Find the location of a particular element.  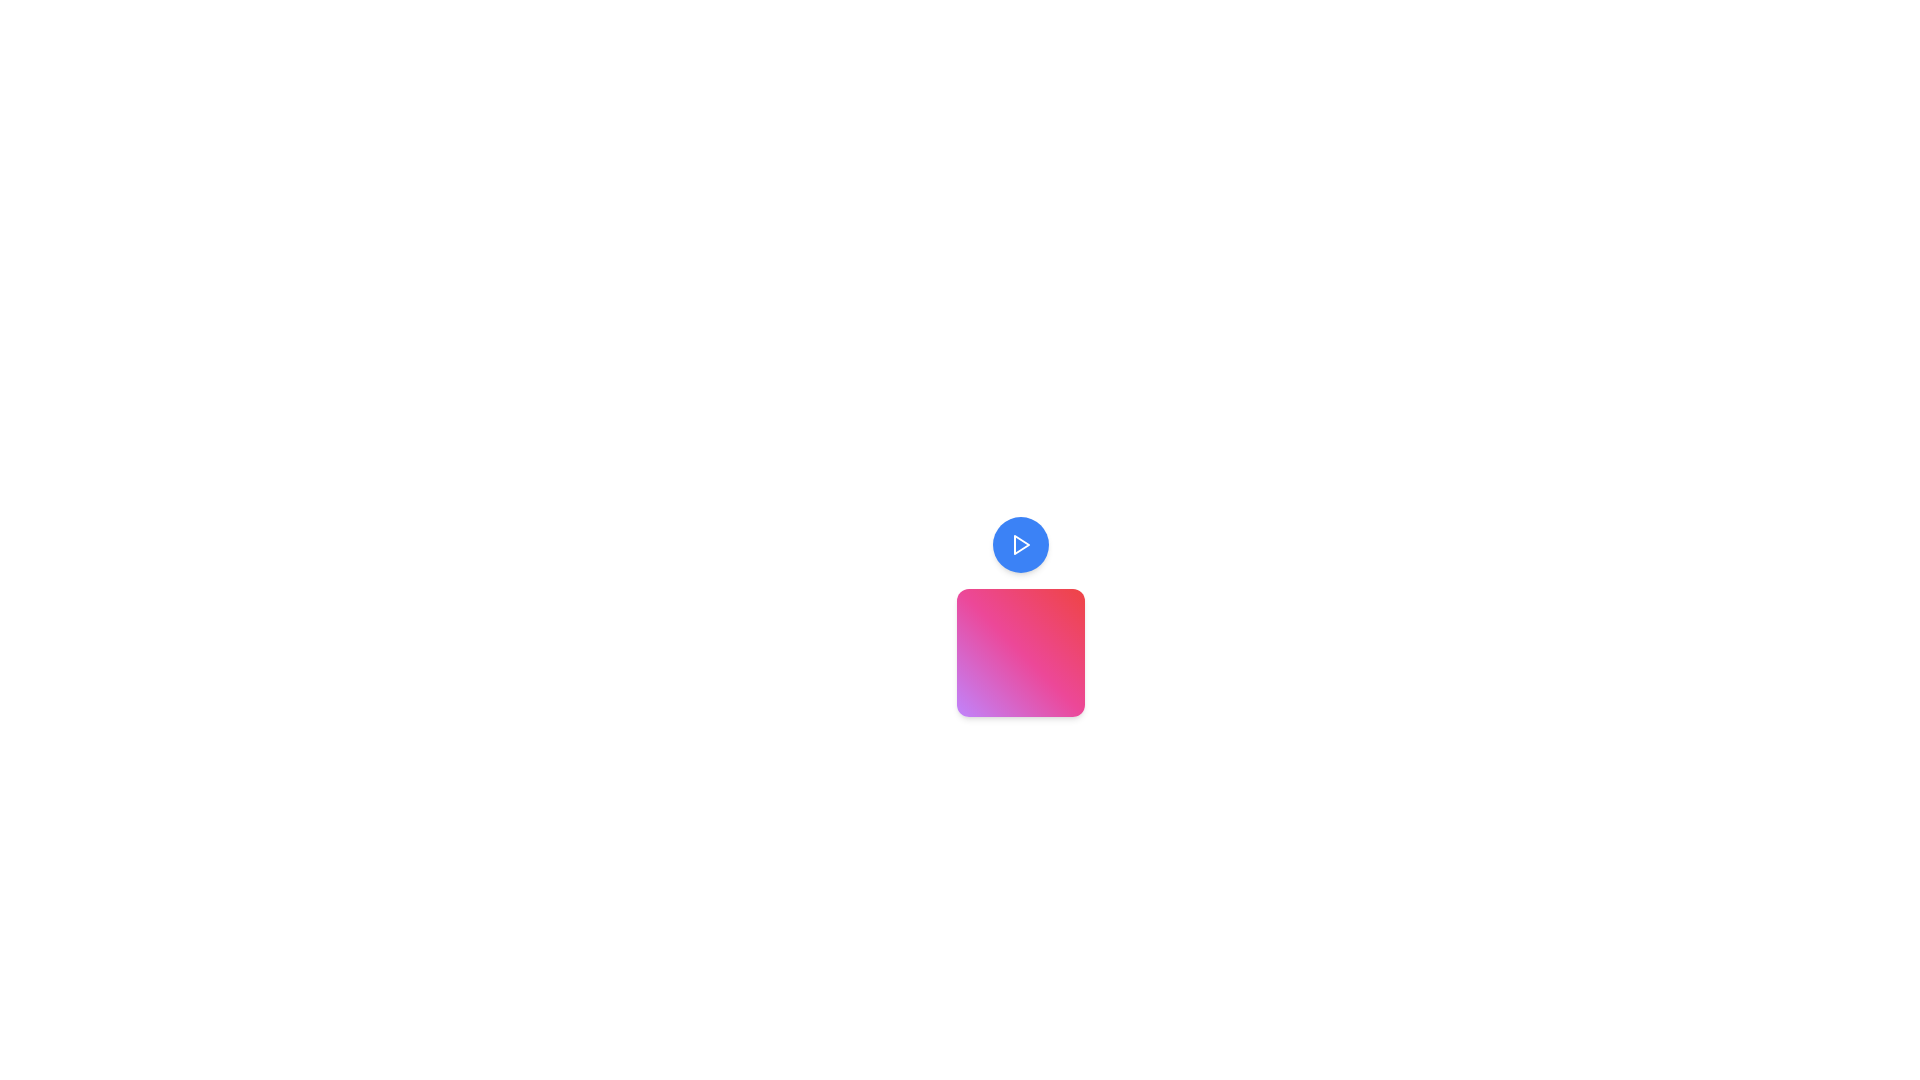

the triangular play icon contained within the circular blue button is located at coordinates (1021, 544).